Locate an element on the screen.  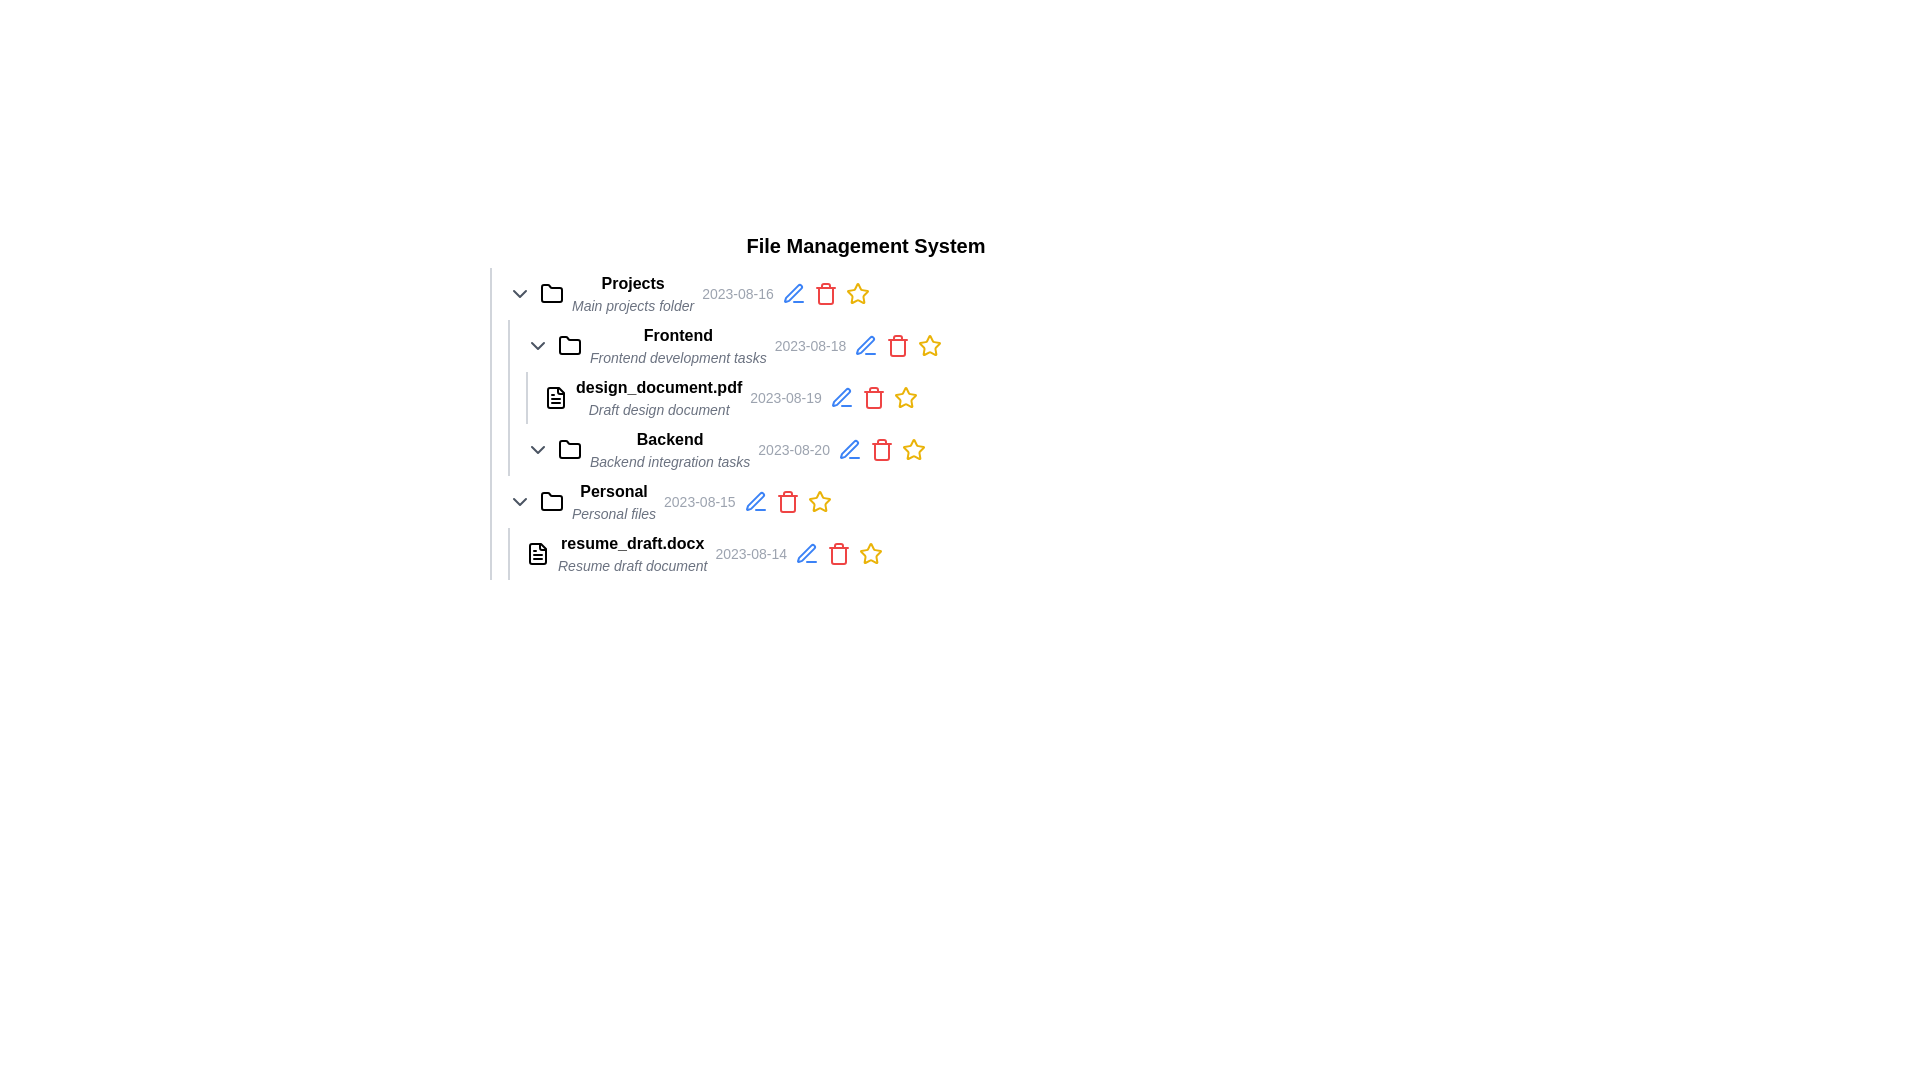
the bold black text label 'Frontend' located centrally in the file hierarchy under the 'Projects' folder to interact with the associated folder is located at coordinates (678, 334).